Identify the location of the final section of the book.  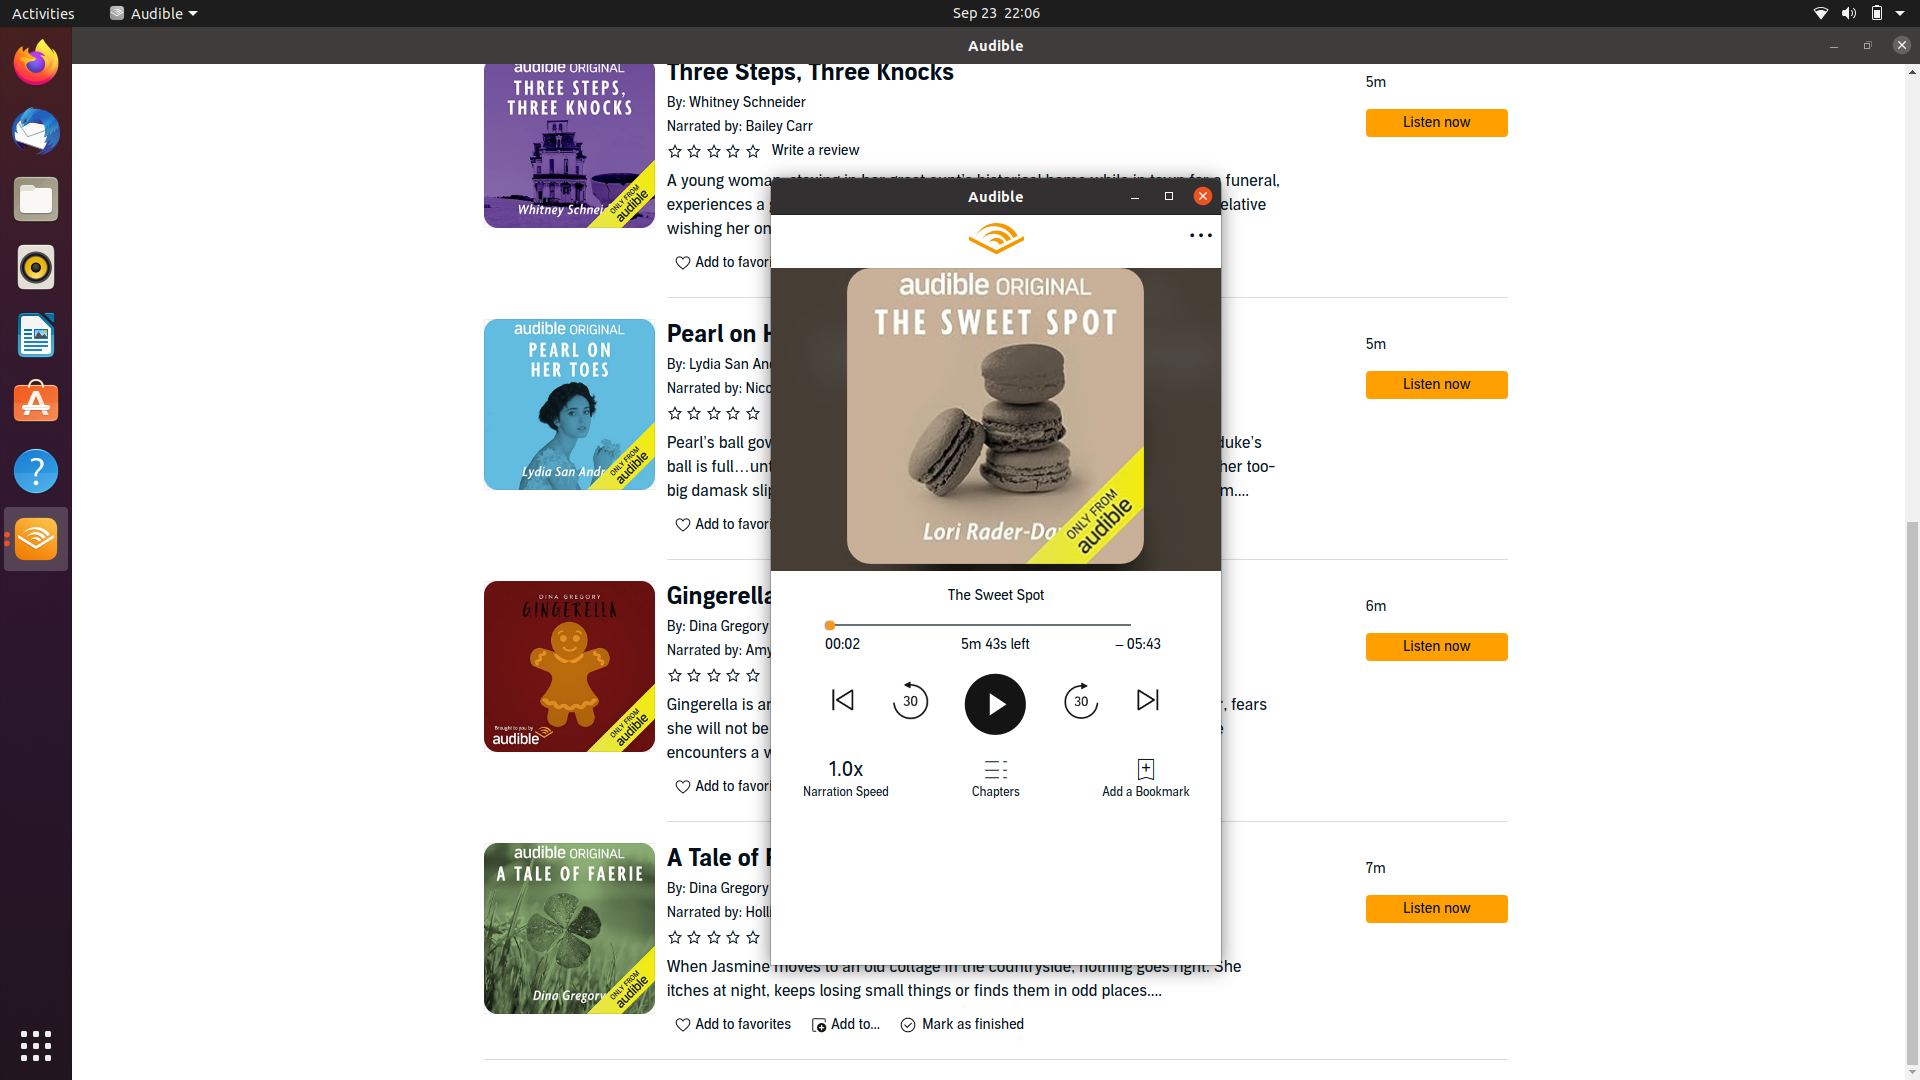
(1117, 623).